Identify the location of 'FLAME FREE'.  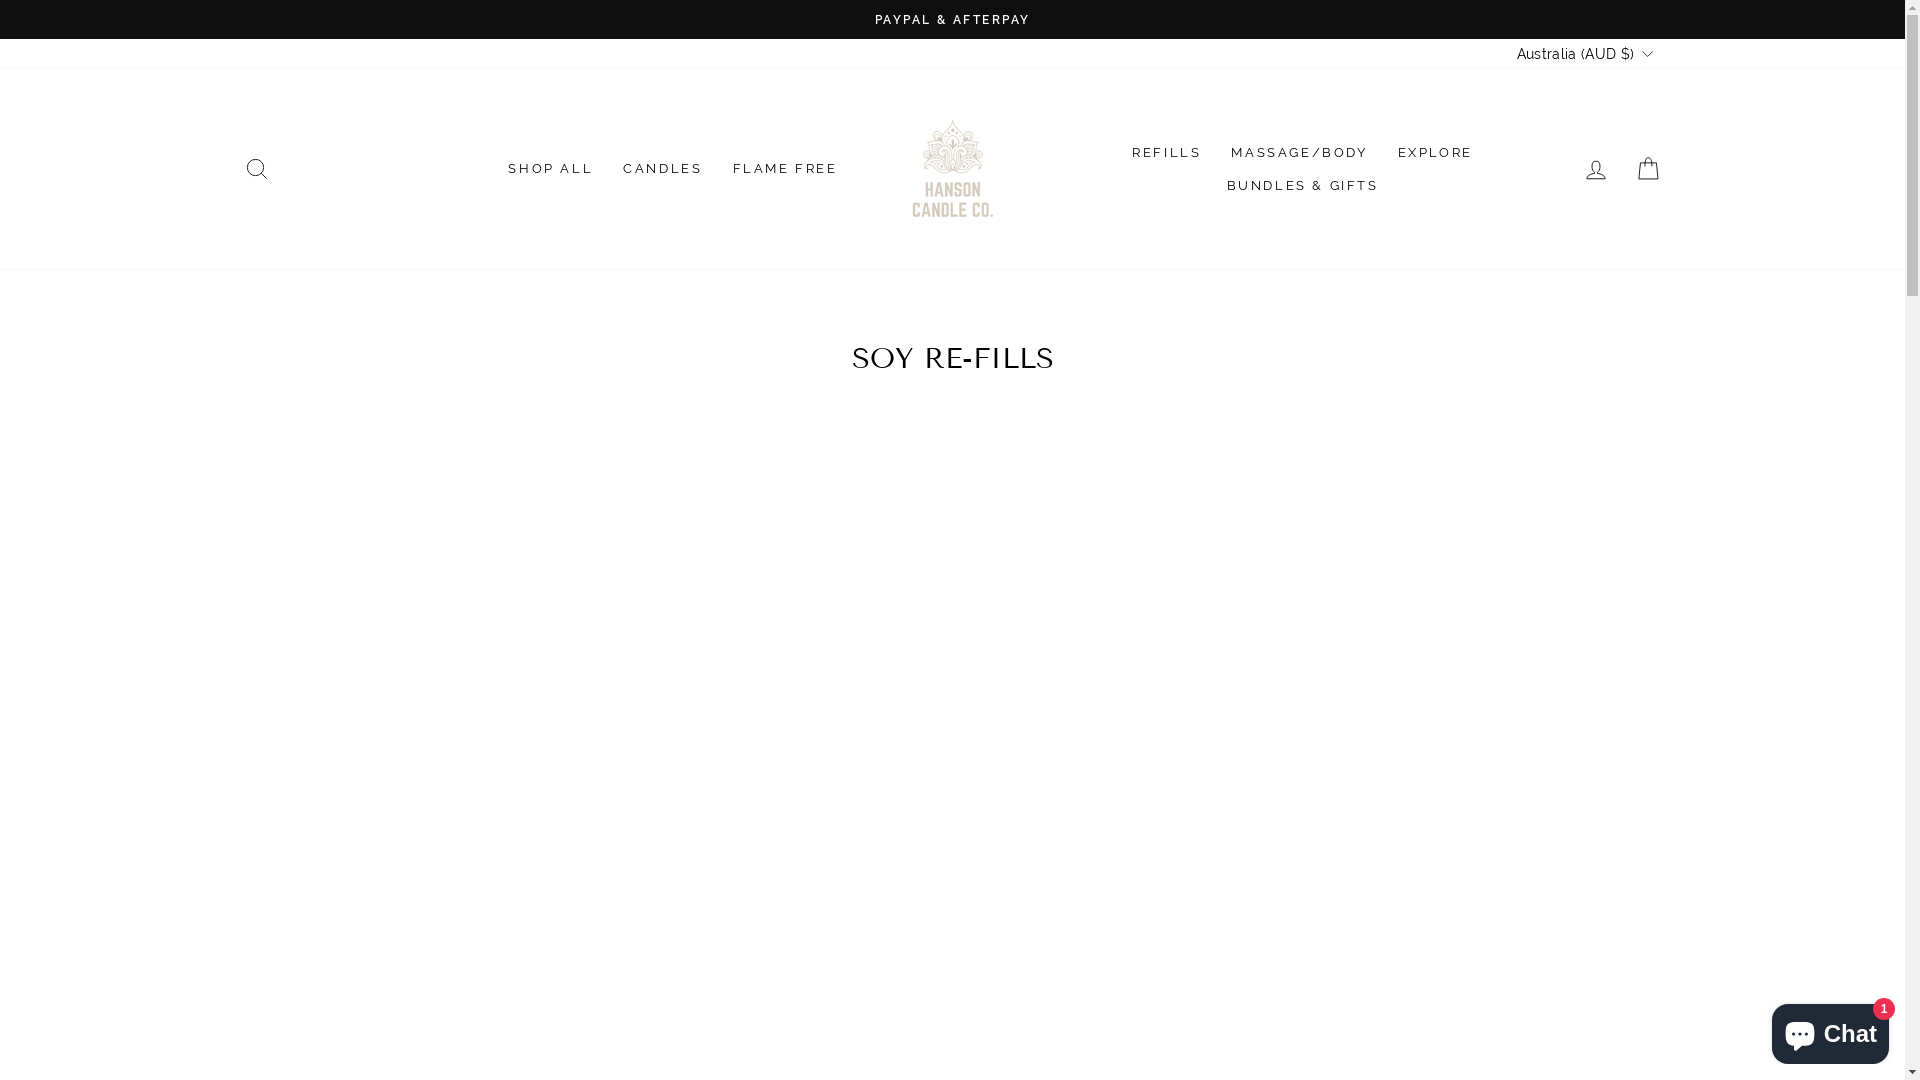
(784, 168).